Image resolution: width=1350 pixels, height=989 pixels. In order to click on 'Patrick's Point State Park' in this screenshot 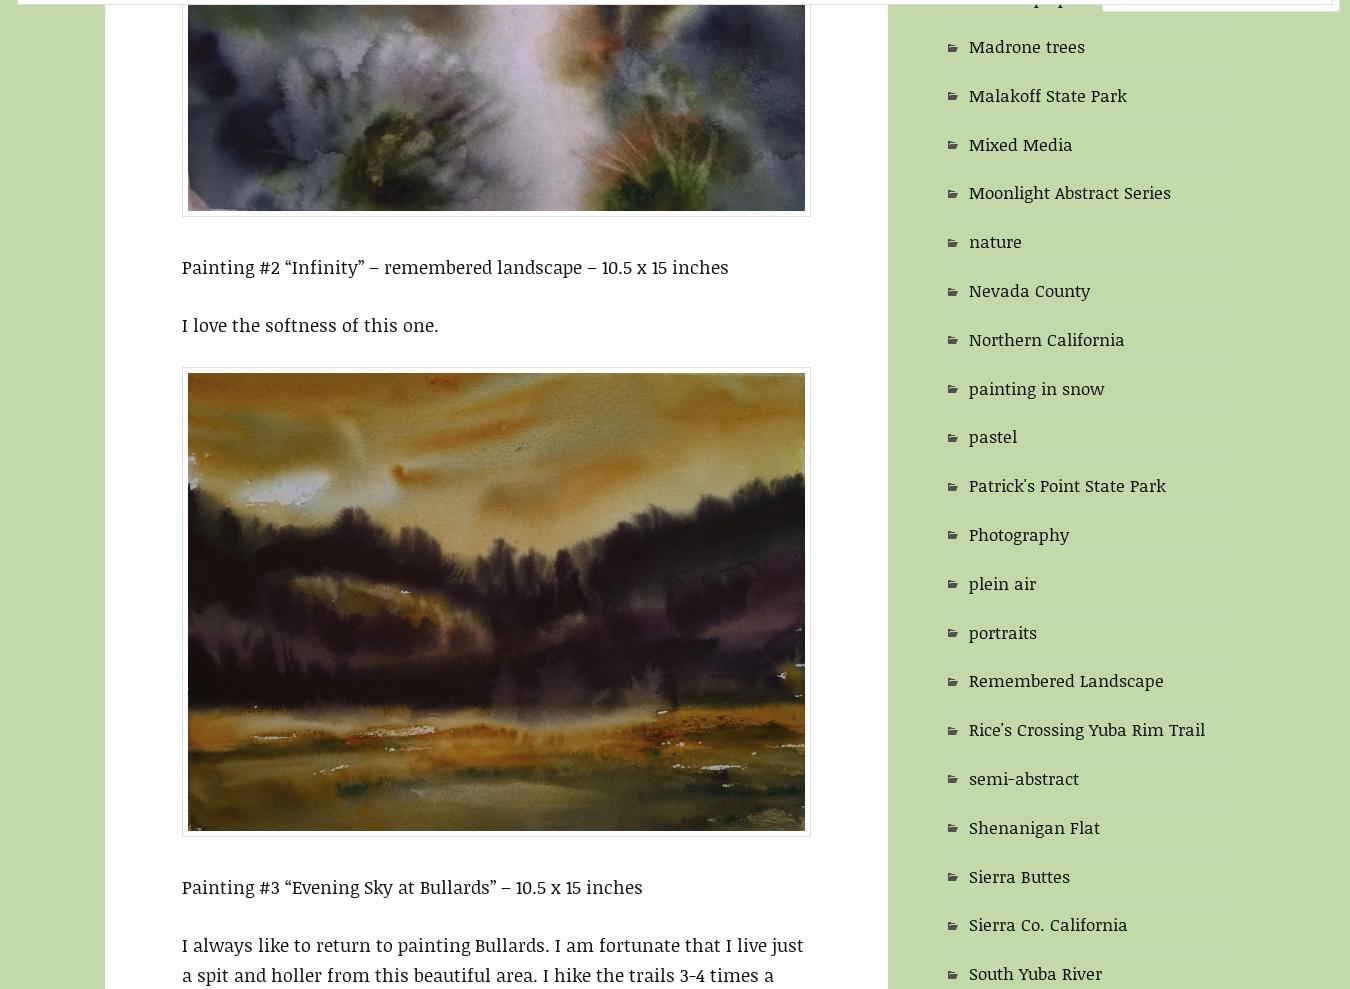, I will do `click(1067, 484)`.